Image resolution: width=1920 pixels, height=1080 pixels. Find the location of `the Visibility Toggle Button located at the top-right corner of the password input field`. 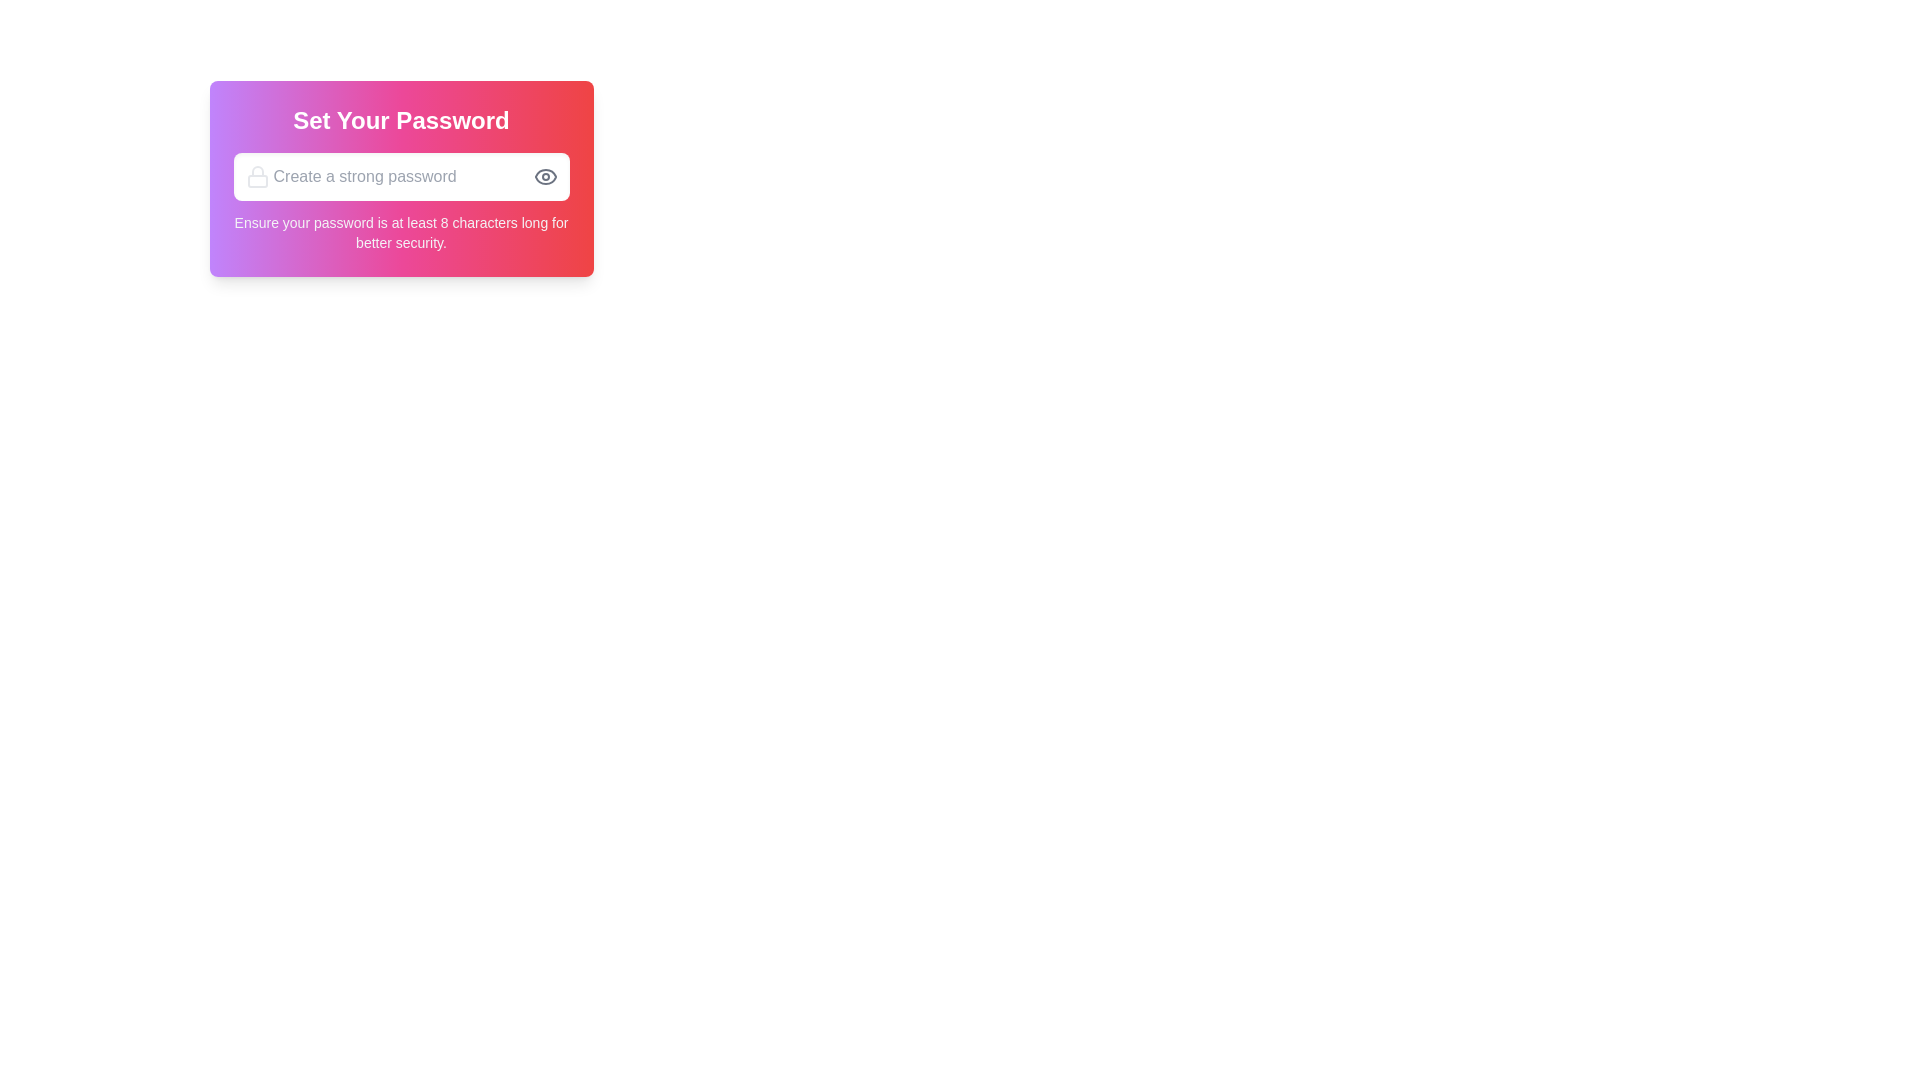

the Visibility Toggle Button located at the top-right corner of the password input field is located at coordinates (545, 176).